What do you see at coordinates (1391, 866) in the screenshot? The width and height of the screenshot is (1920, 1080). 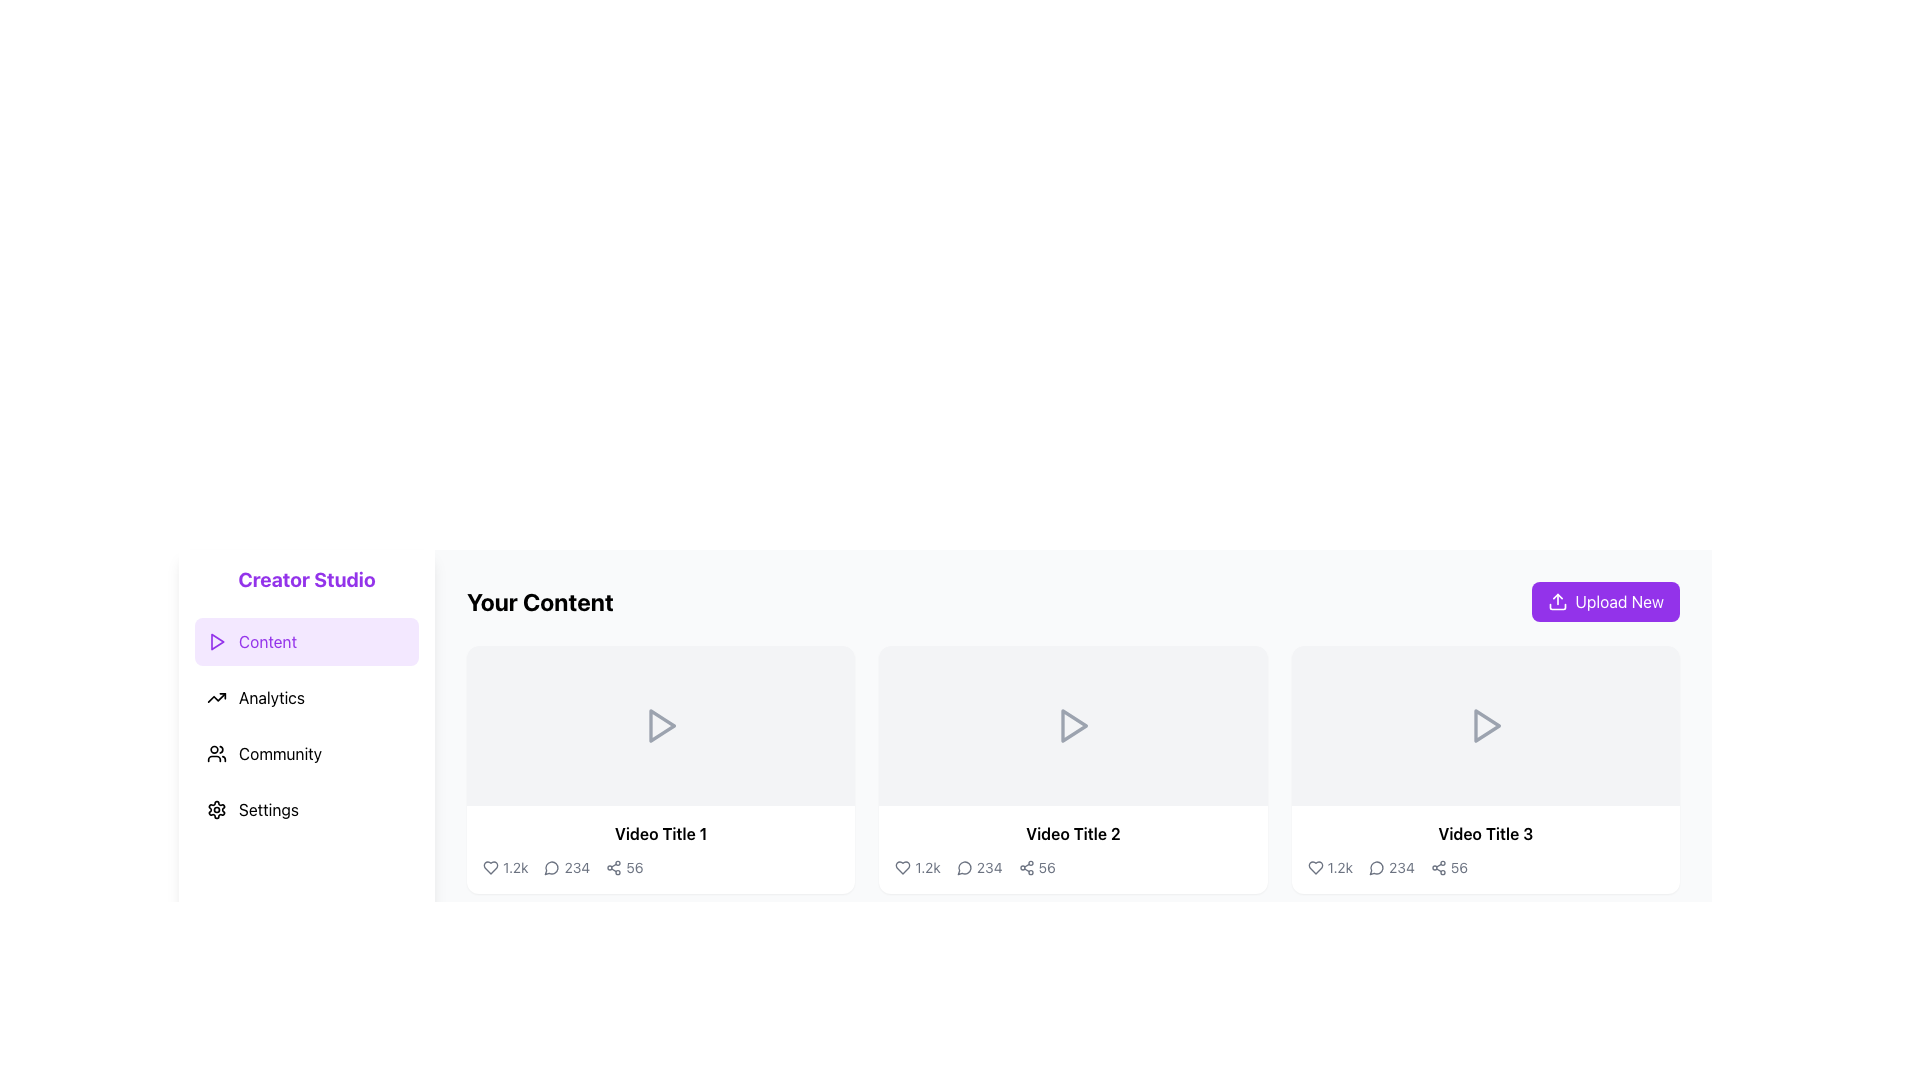 I see `the comment count display, which consists of a comment icon and the number '234', located beneath 'Video Title 3' in the middle-right section of the interface` at bounding box center [1391, 866].